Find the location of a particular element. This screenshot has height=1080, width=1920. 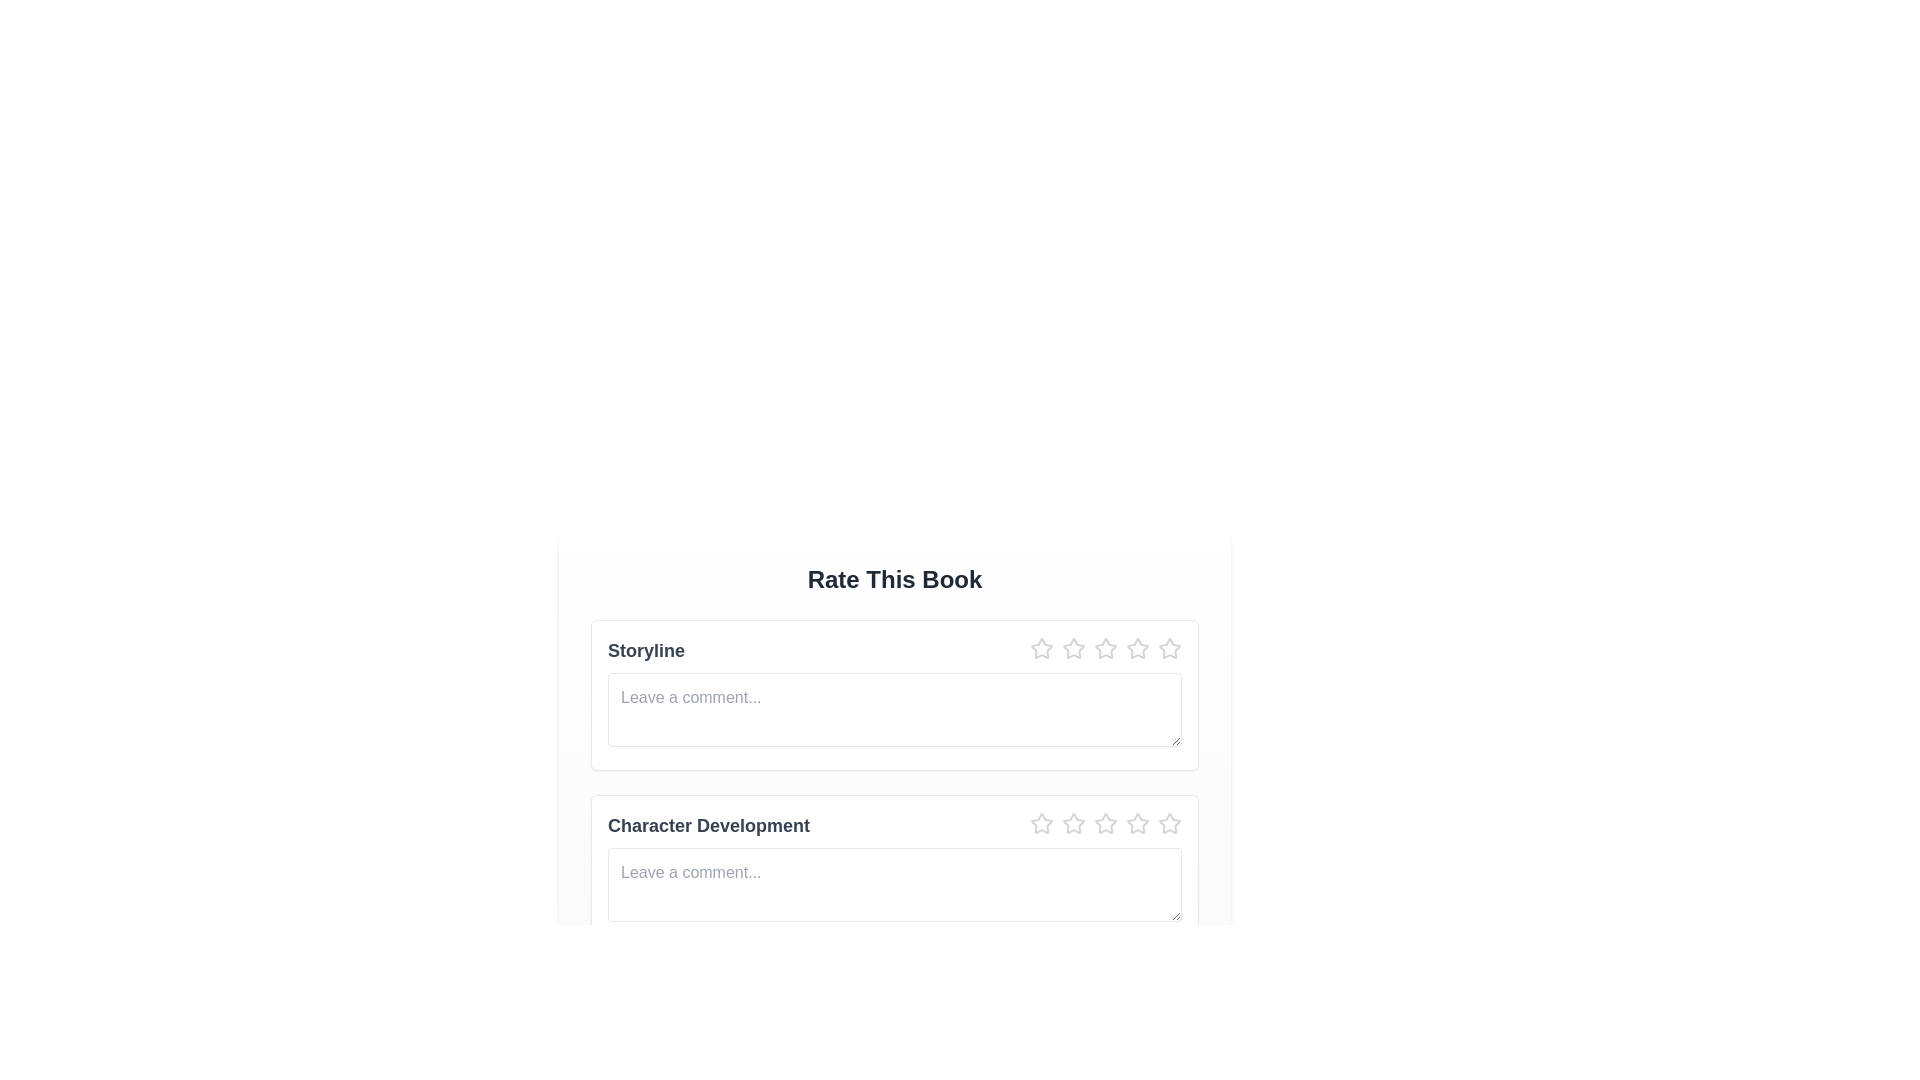

the fifth star icon in the horizontal series of rating stars located in the 'Storyline' section under 'Rate This Book' is located at coordinates (1104, 648).